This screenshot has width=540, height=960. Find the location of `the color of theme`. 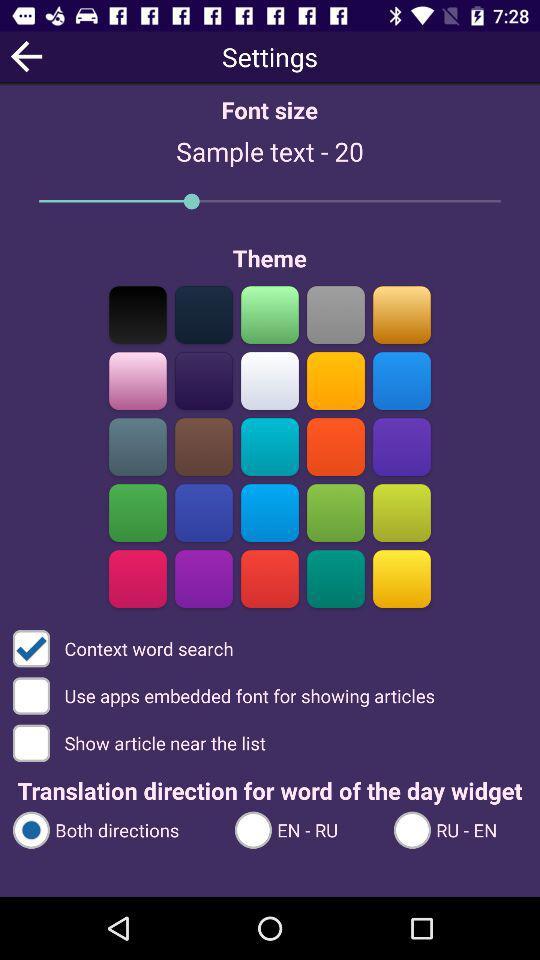

the color of theme is located at coordinates (203, 314).